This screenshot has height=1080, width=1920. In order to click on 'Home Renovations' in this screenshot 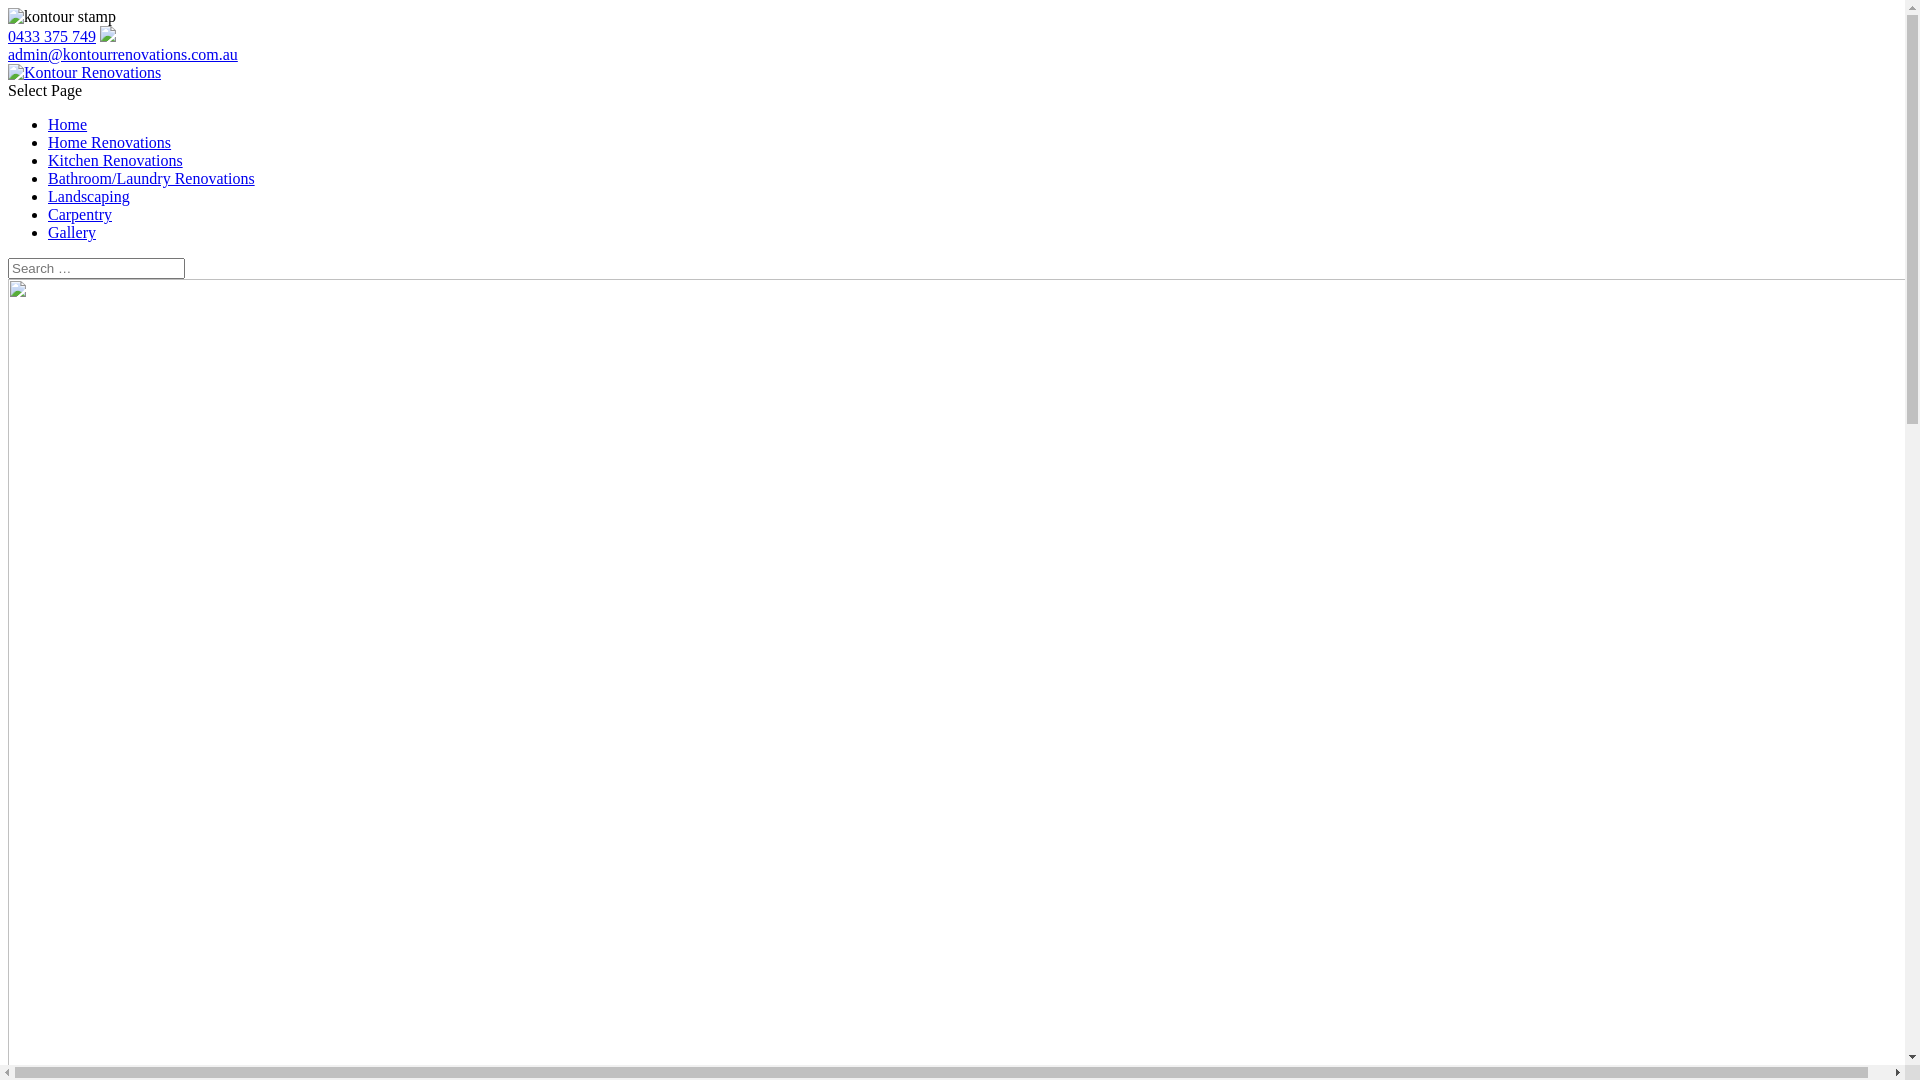, I will do `click(48, 141)`.